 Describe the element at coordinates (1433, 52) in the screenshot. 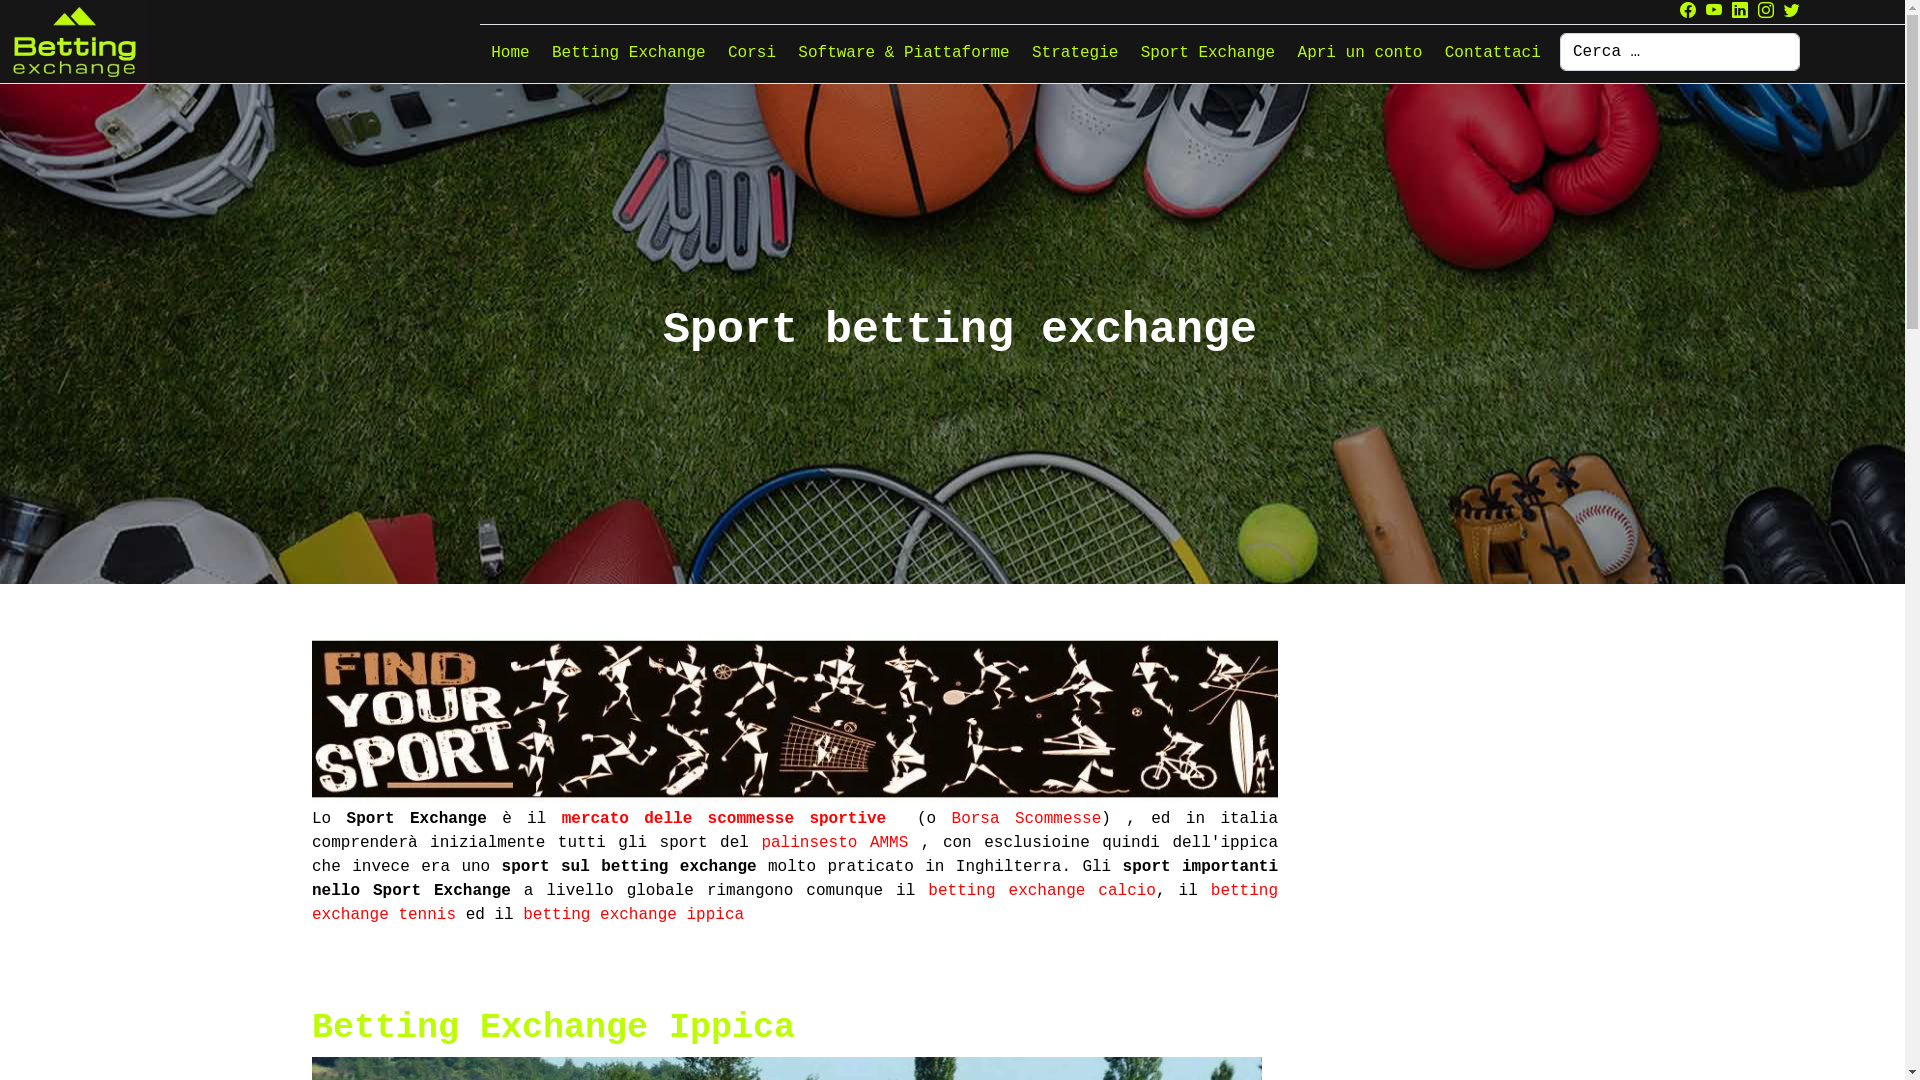

I see `'Contattaci'` at that location.